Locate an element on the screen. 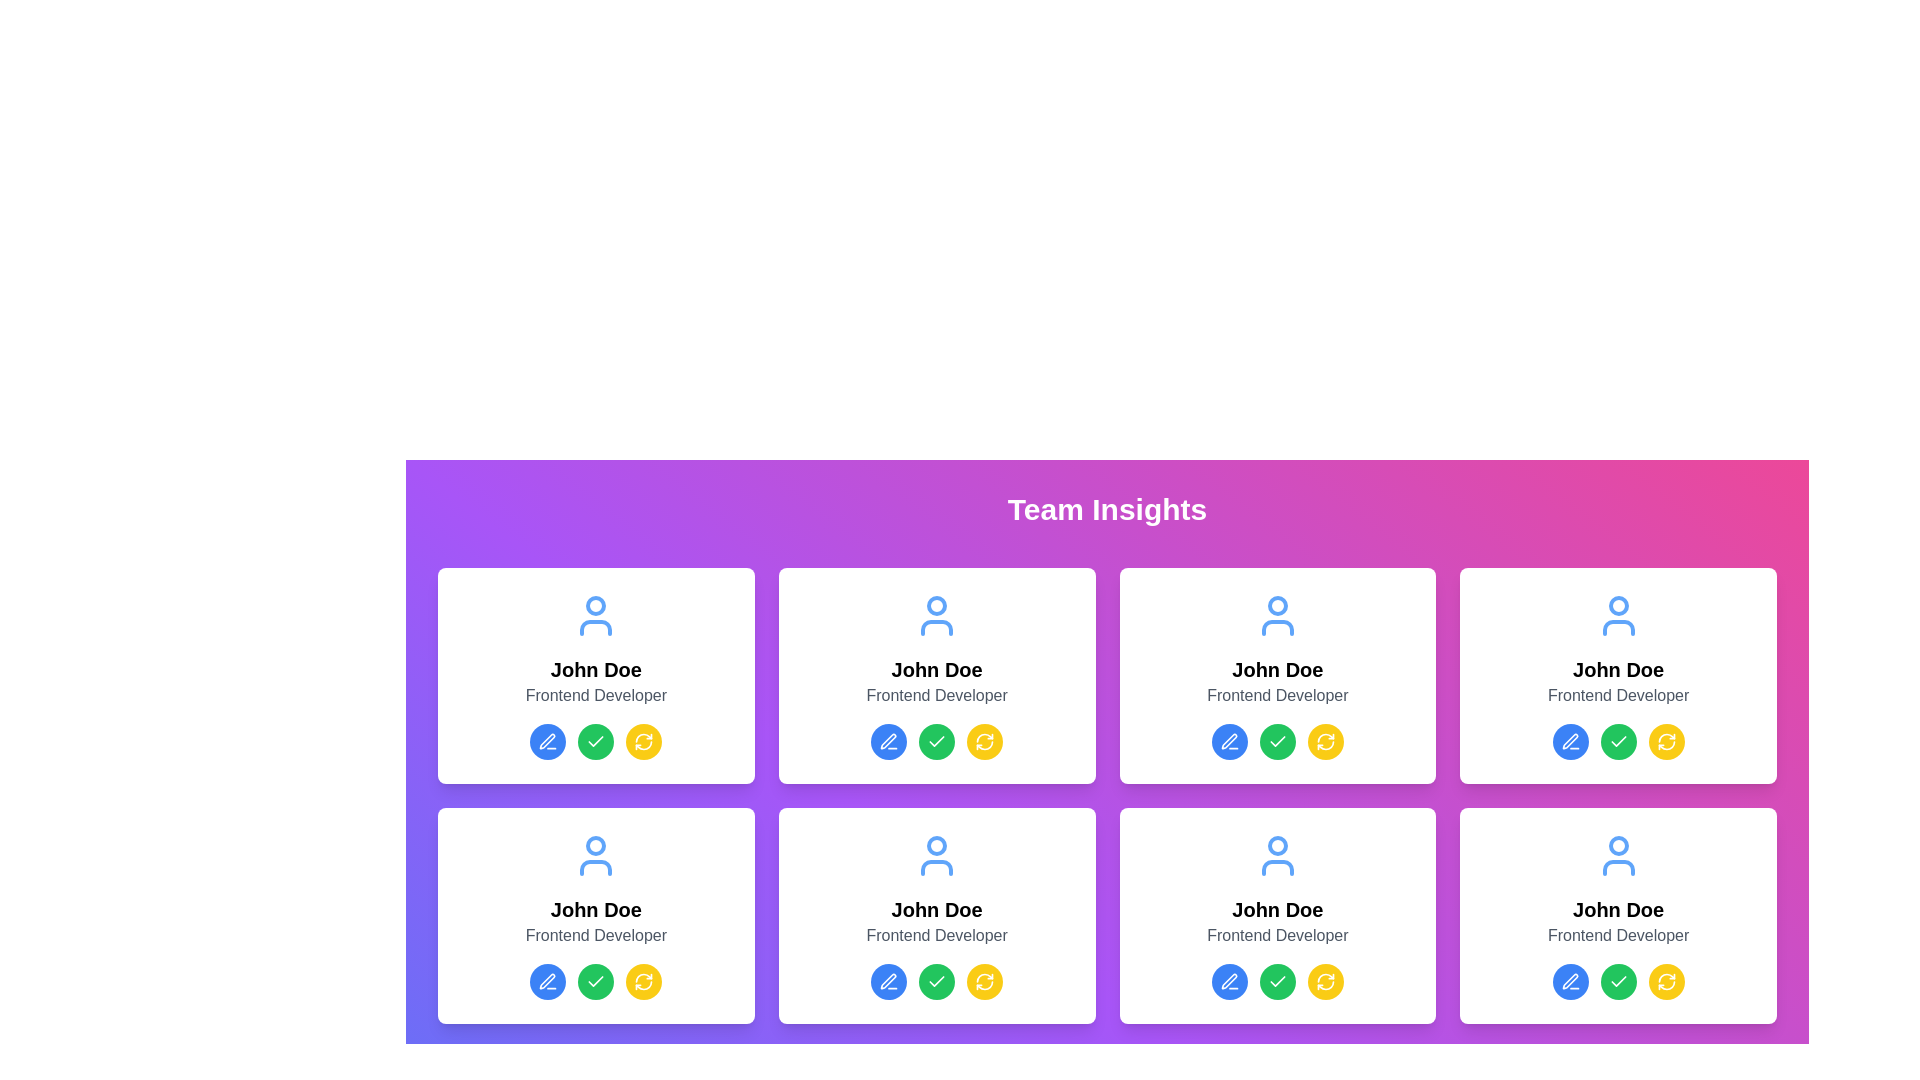  the green circular button with a white checkmark icon using keyboard navigation is located at coordinates (936, 741).